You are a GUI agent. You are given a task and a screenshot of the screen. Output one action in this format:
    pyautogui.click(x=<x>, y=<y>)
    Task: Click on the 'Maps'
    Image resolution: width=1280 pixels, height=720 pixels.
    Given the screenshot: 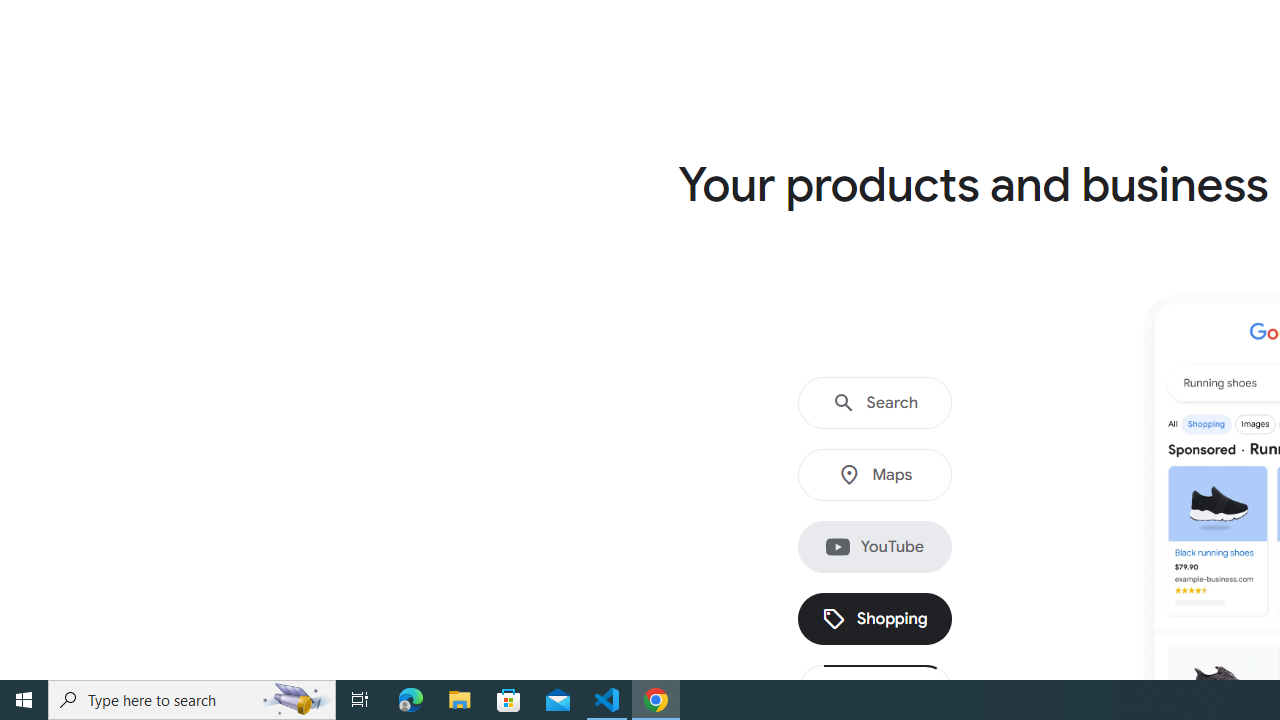 What is the action you would take?
    pyautogui.click(x=874, y=475)
    